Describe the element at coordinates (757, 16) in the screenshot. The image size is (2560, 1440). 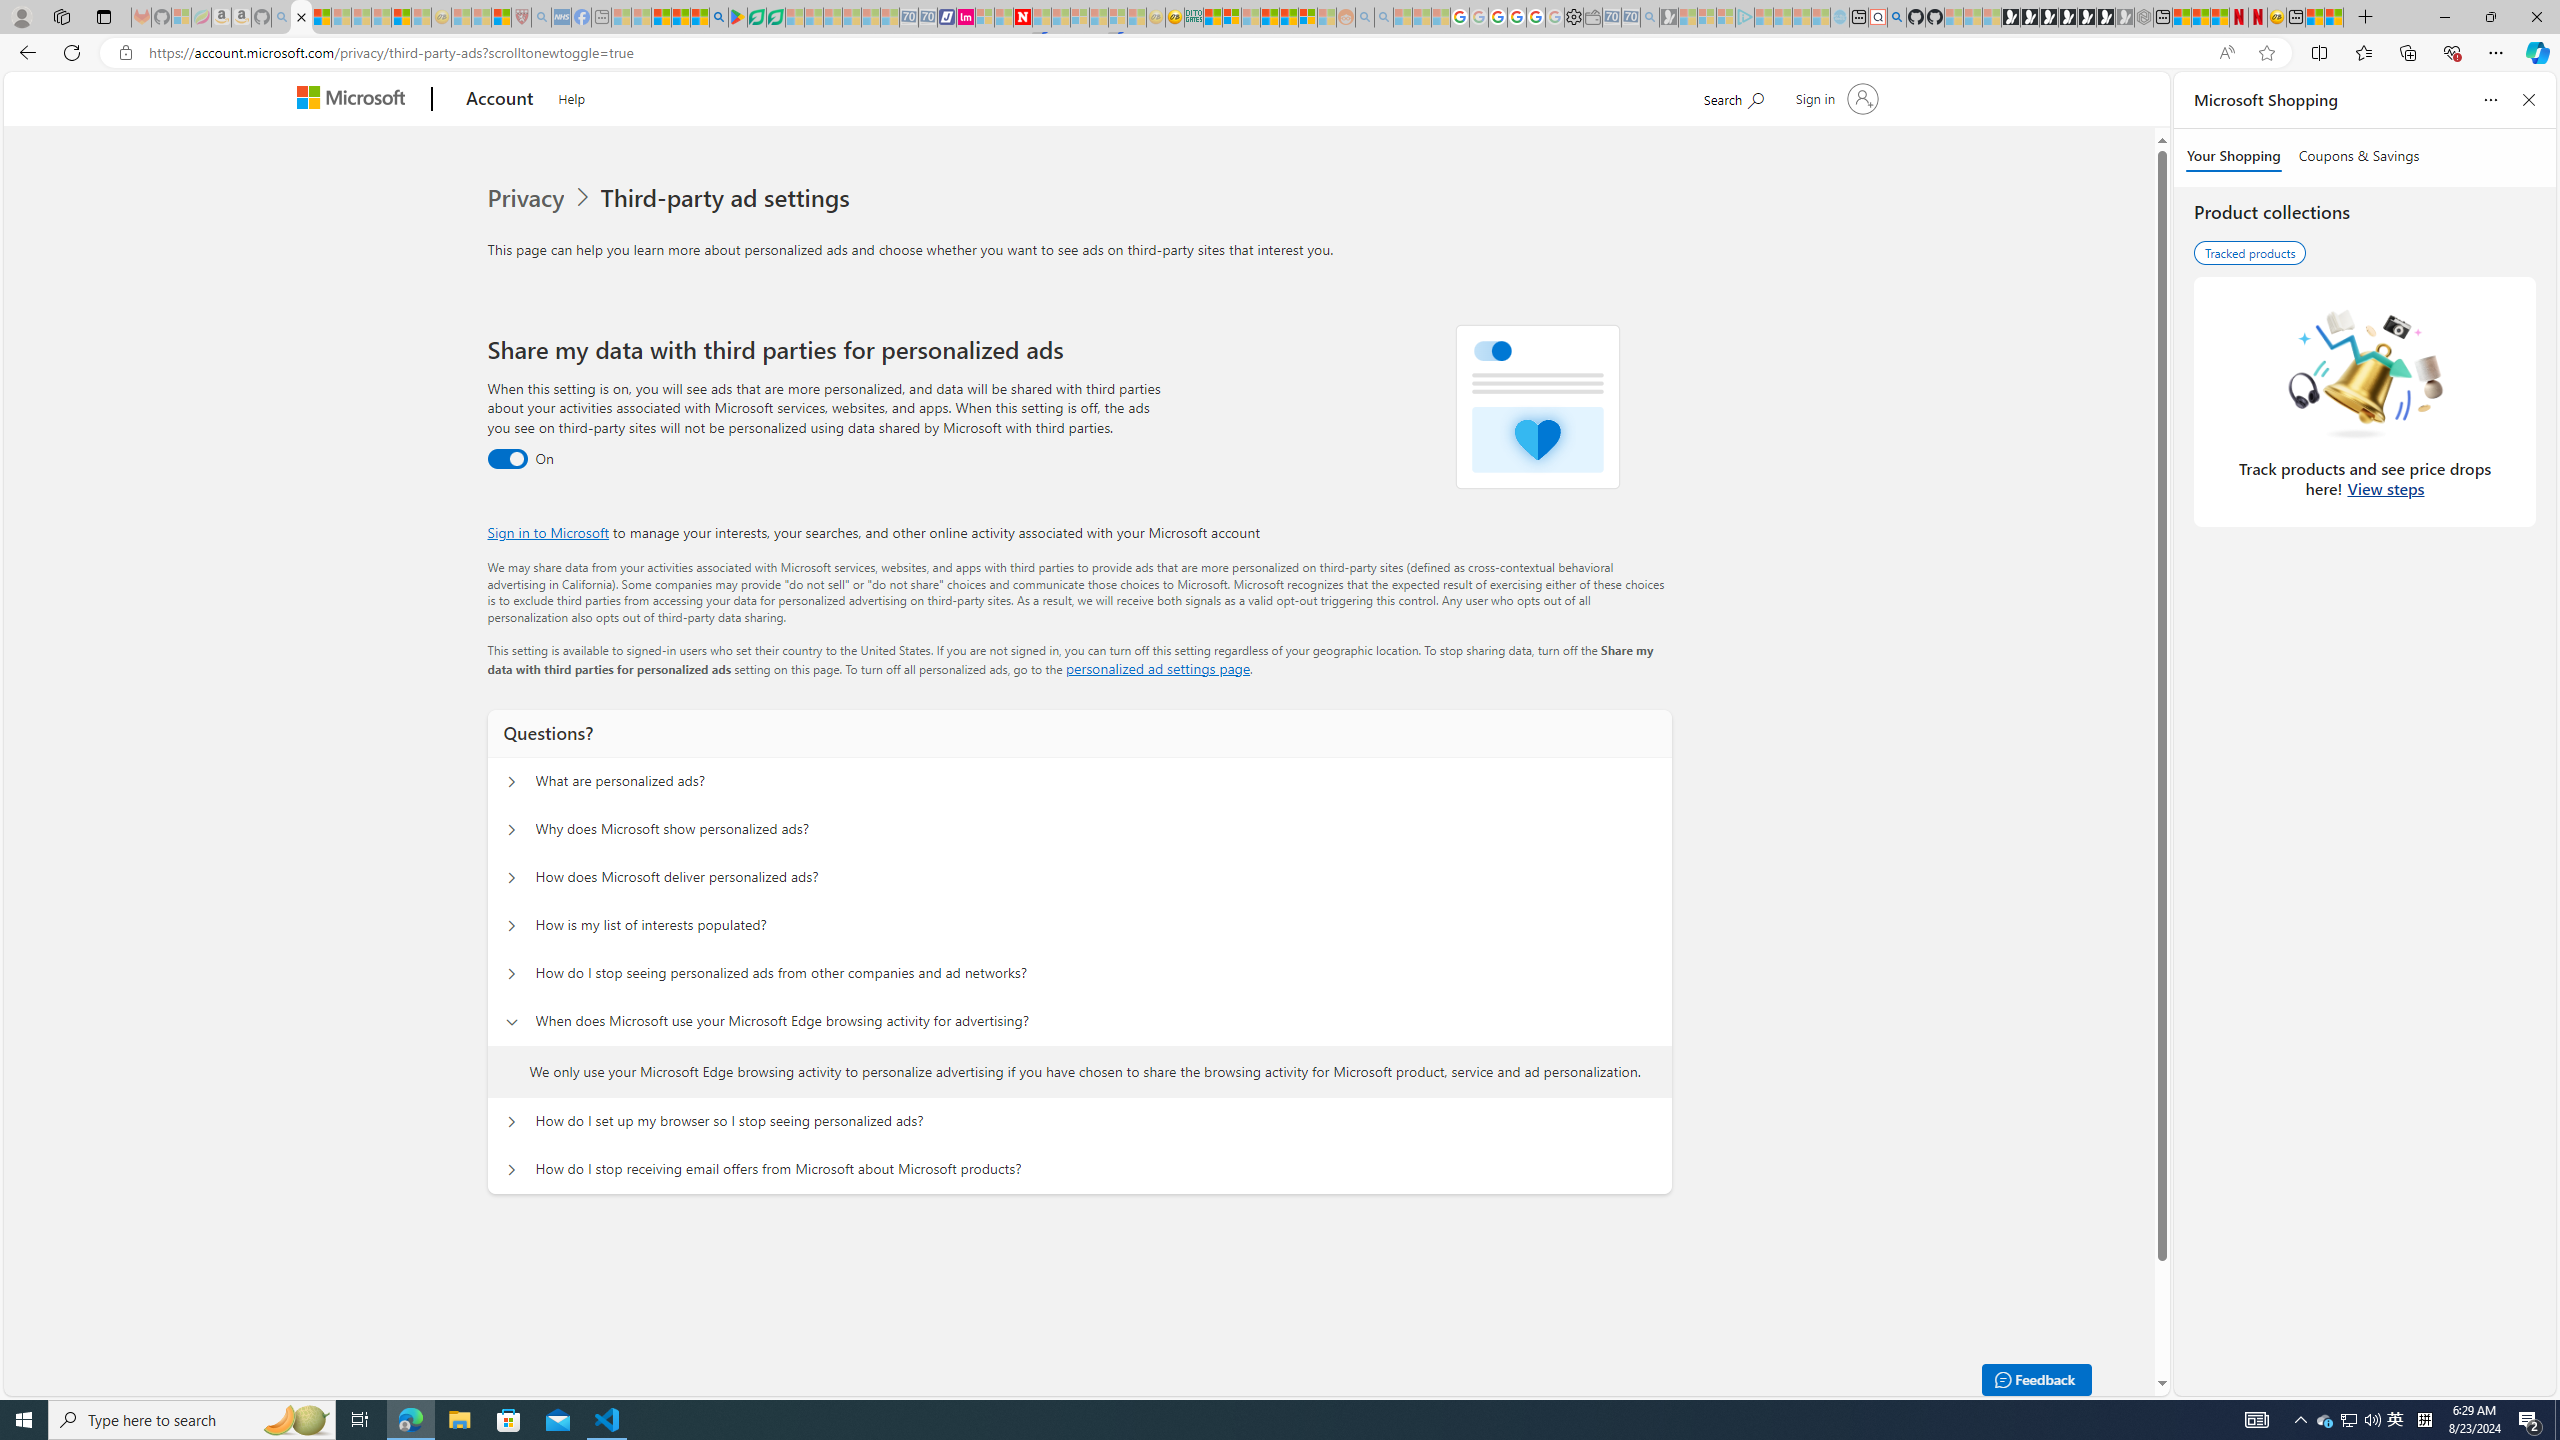
I see `'Terms of Use Agreement'` at that location.